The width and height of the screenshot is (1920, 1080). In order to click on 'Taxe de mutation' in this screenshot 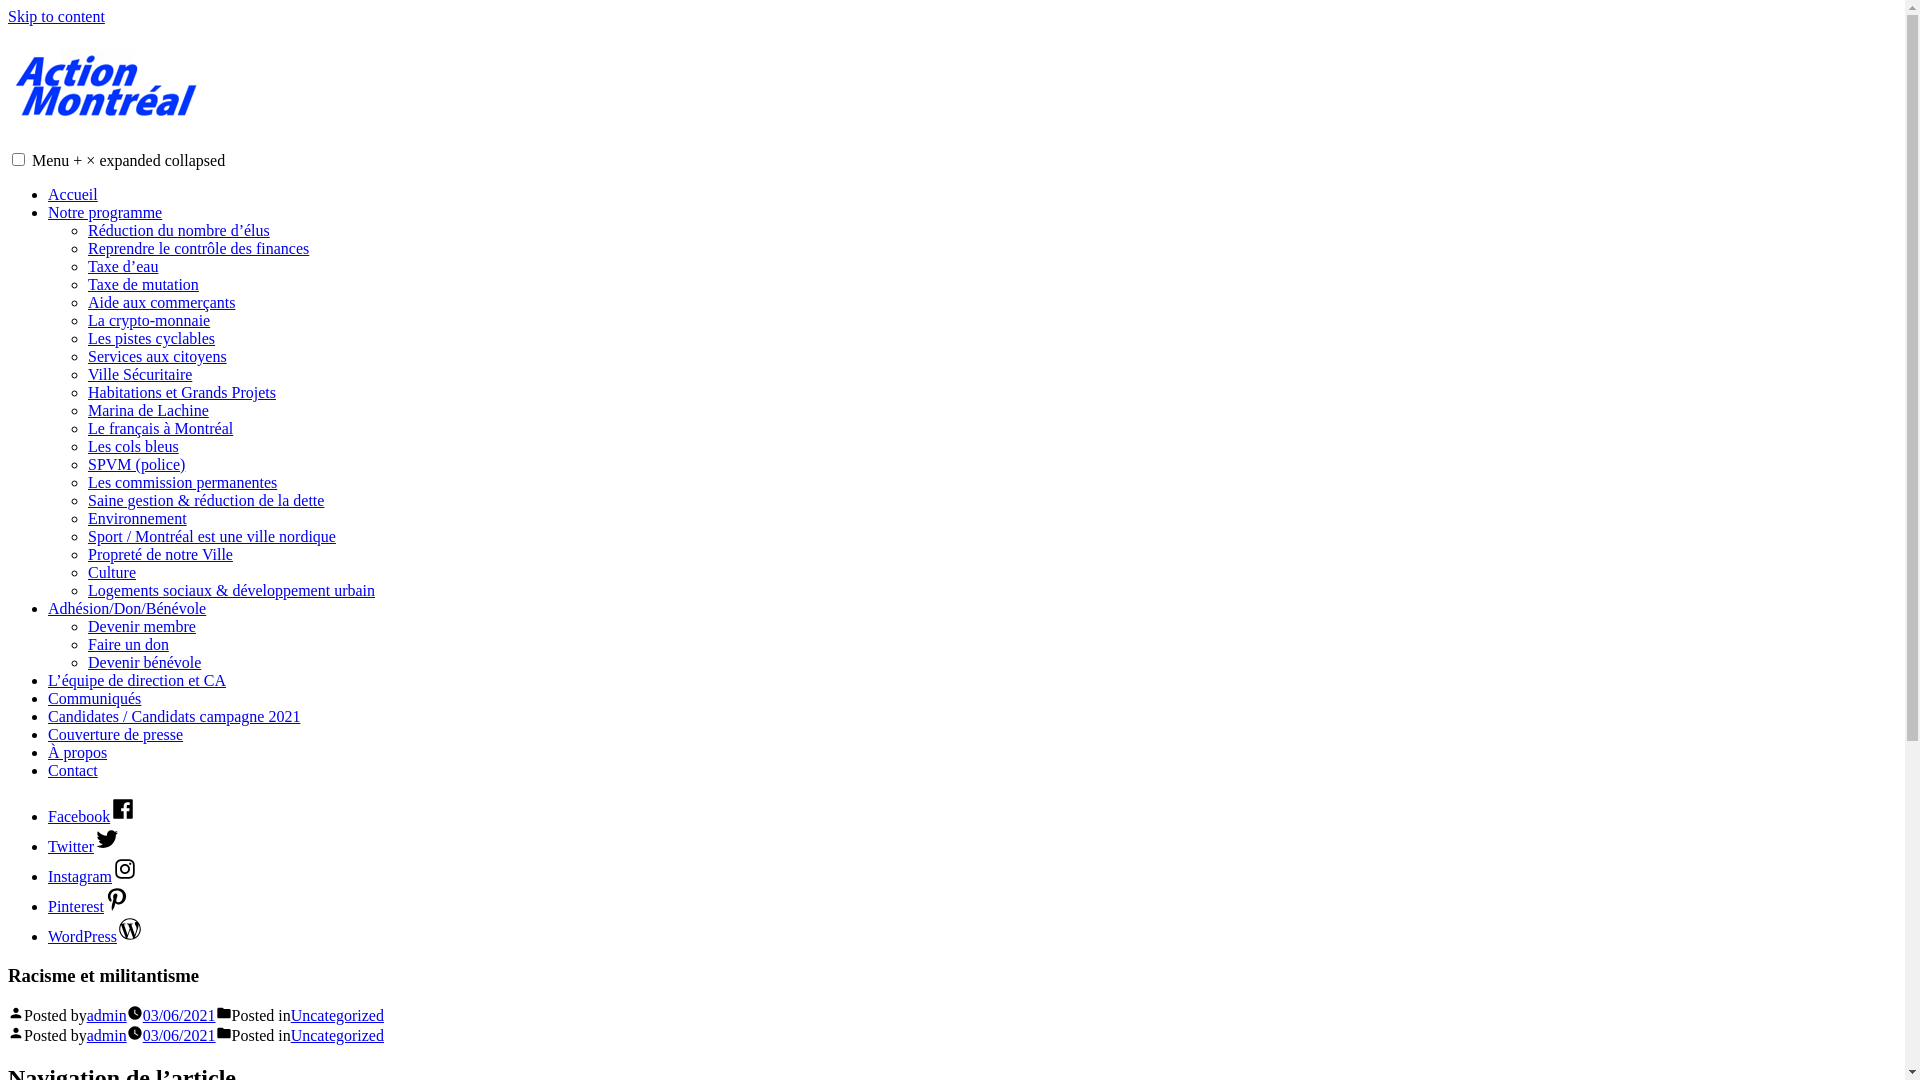, I will do `click(142, 284)`.